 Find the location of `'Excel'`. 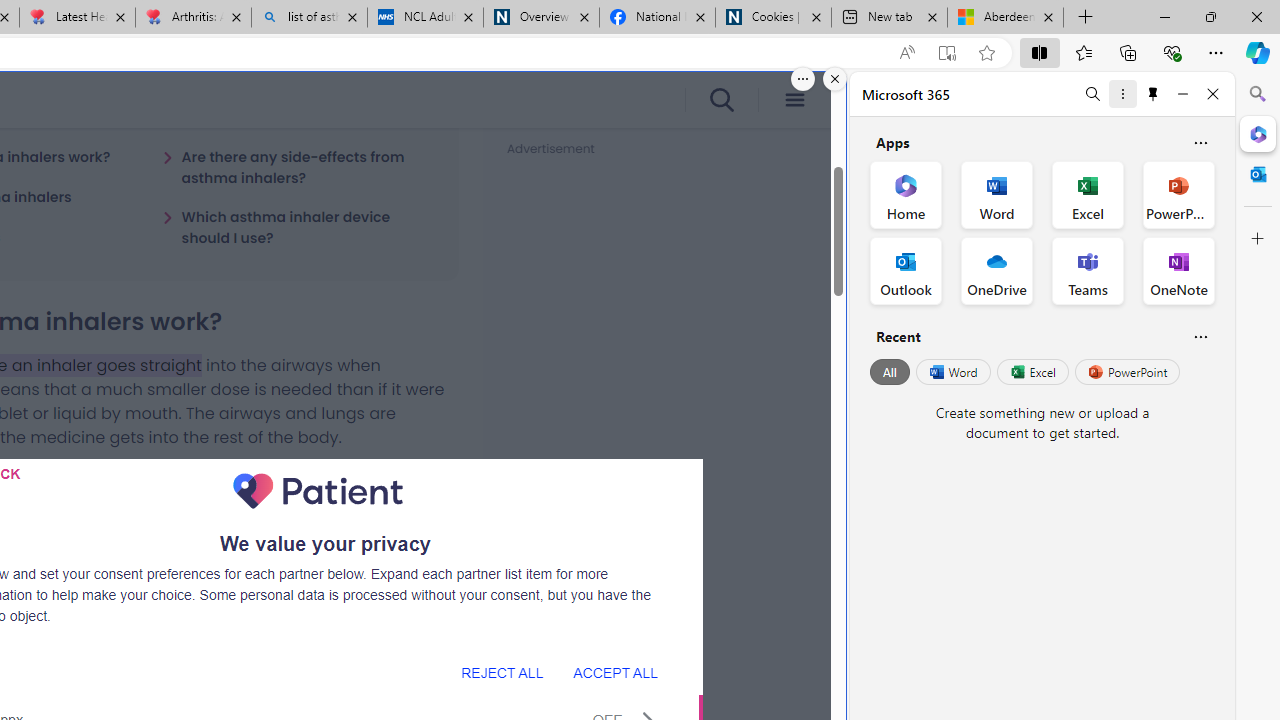

'Excel' is located at coordinates (1032, 372).